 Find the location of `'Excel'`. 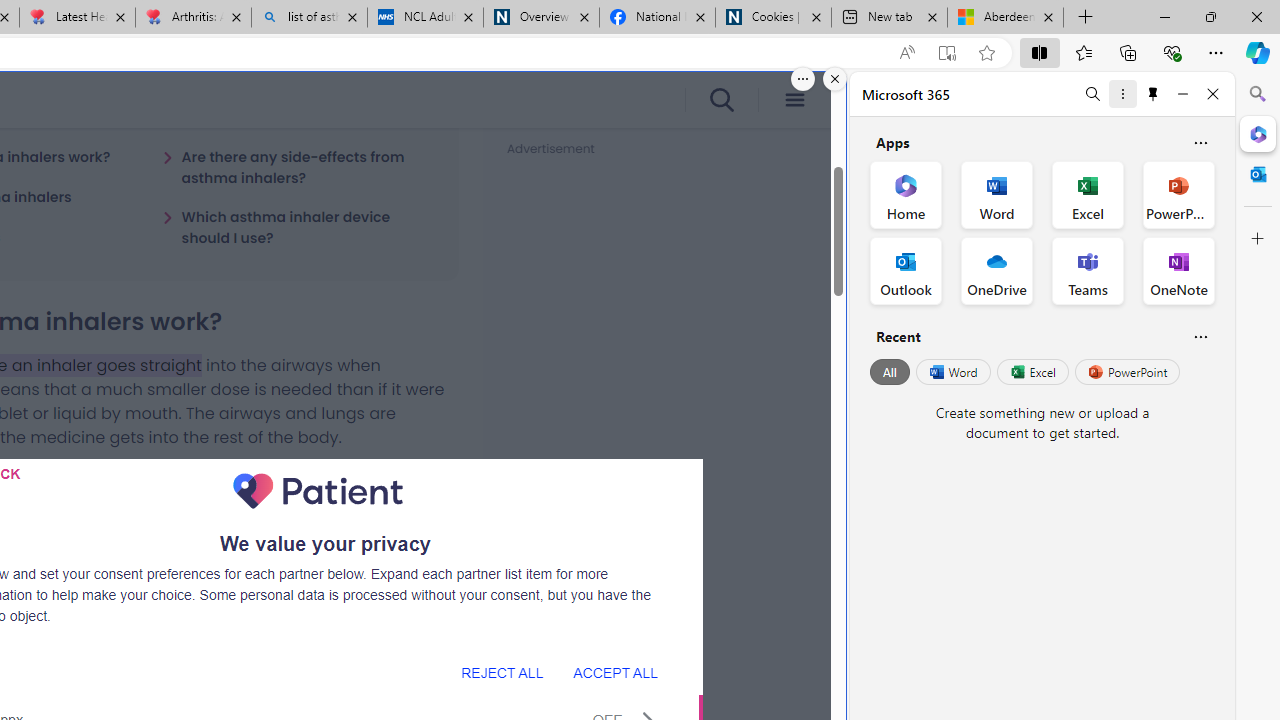

'Excel' is located at coordinates (1032, 372).